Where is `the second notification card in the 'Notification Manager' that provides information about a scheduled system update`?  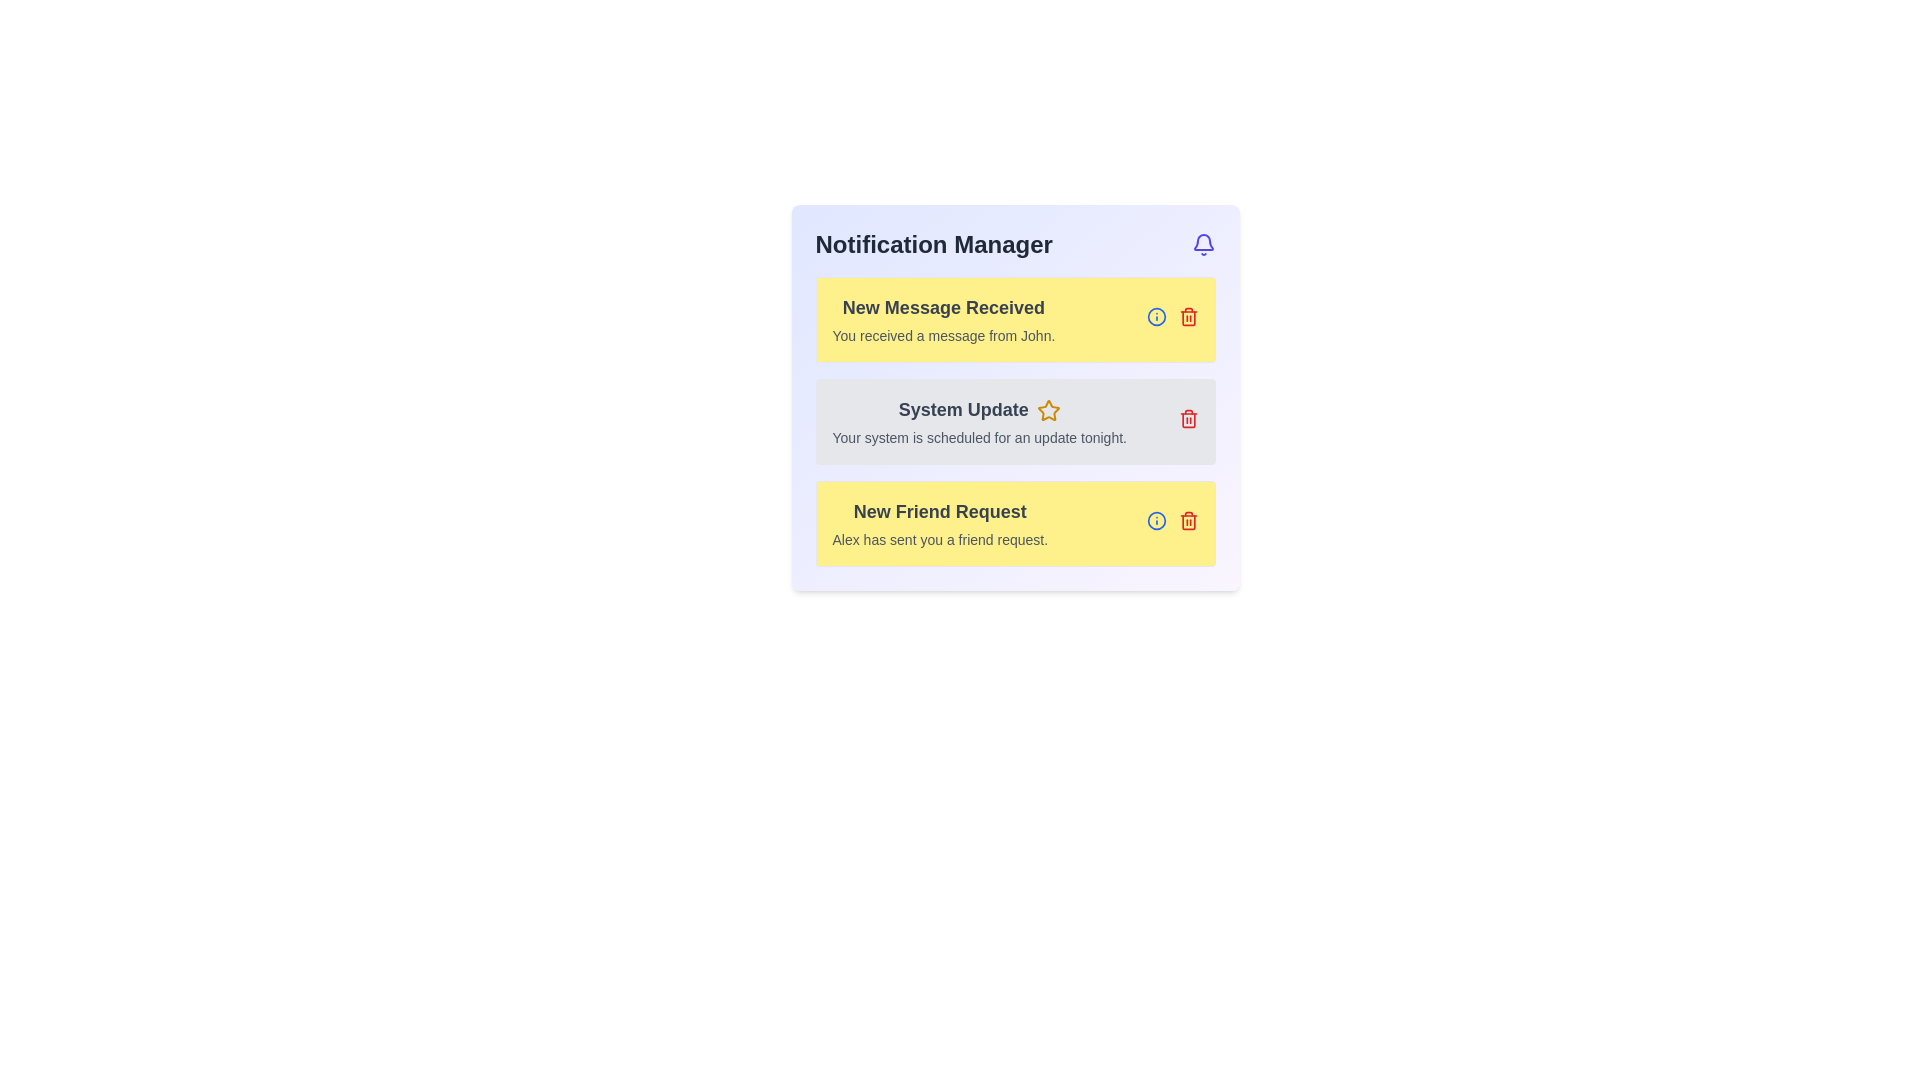
the second notification card in the 'Notification Manager' that provides information about a scheduled system update is located at coordinates (1015, 420).